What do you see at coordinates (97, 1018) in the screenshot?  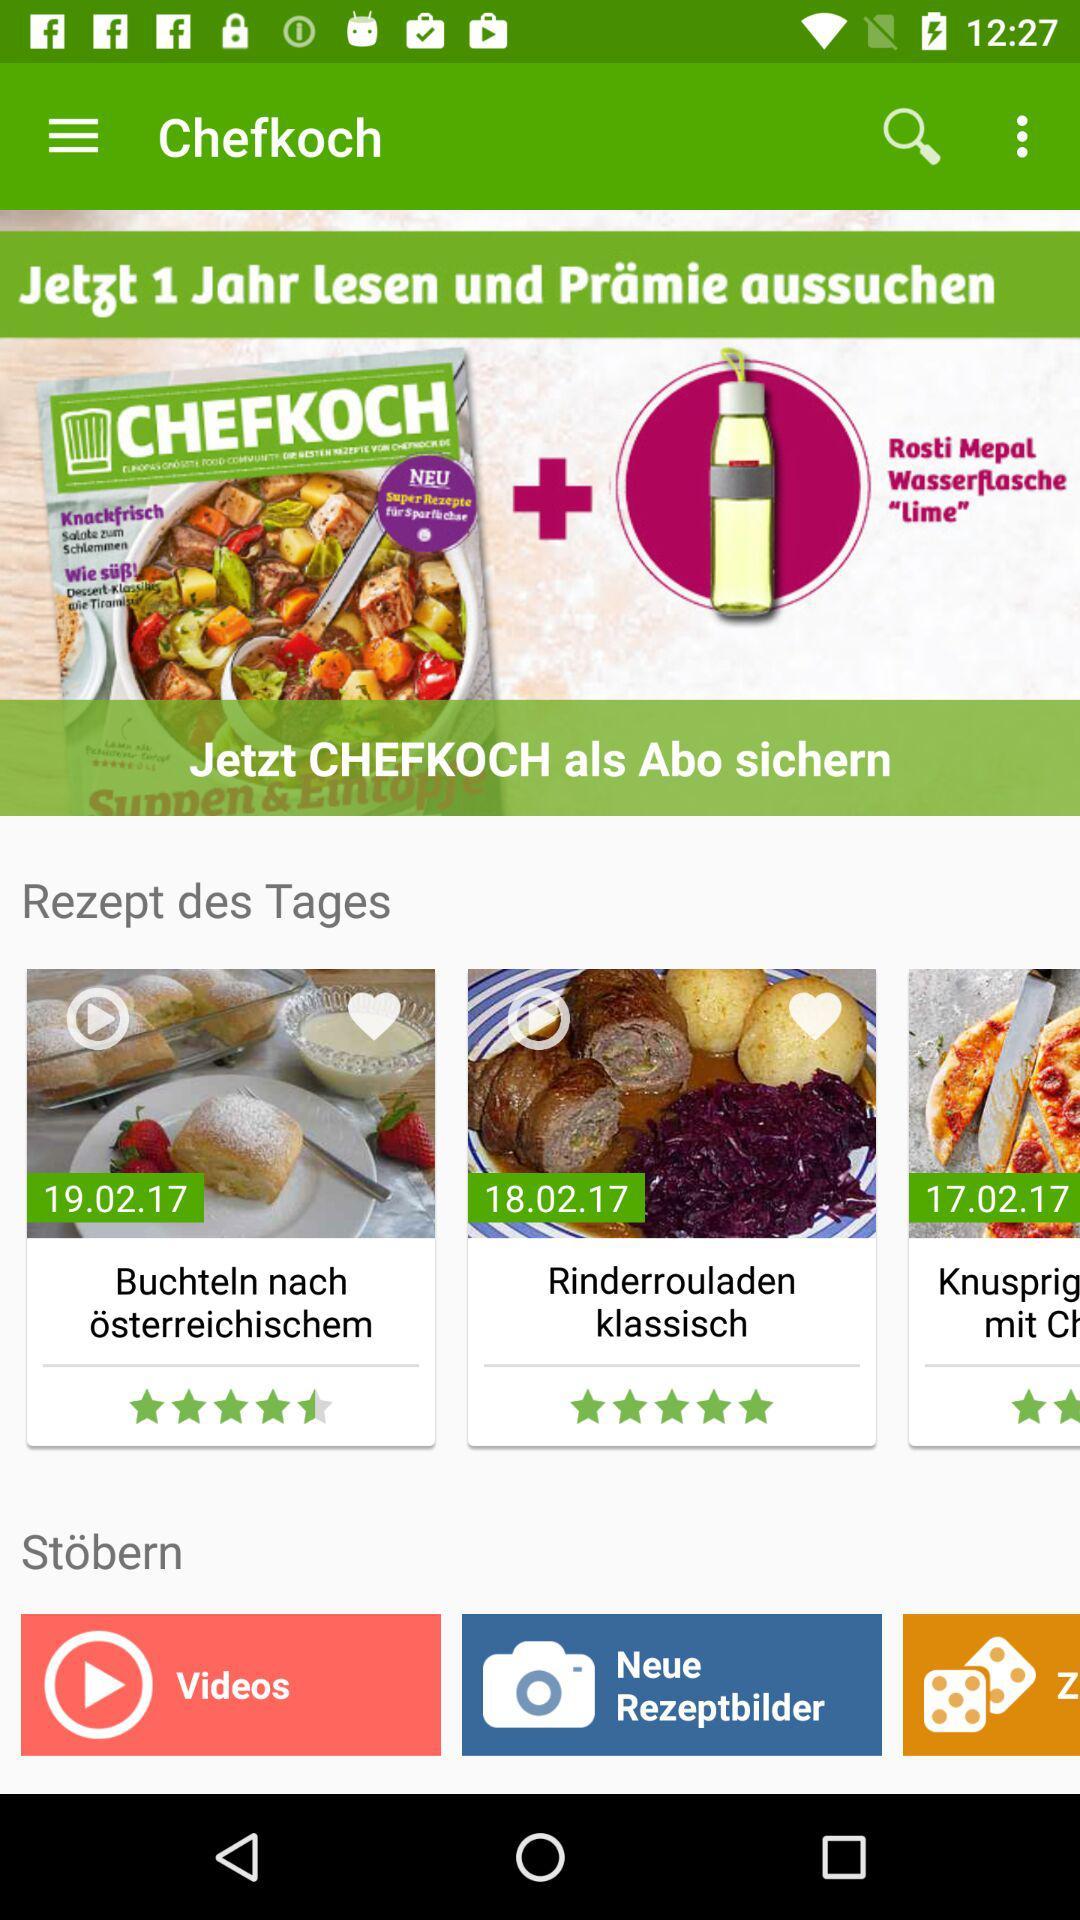 I see `the first play button of the page` at bounding box center [97, 1018].